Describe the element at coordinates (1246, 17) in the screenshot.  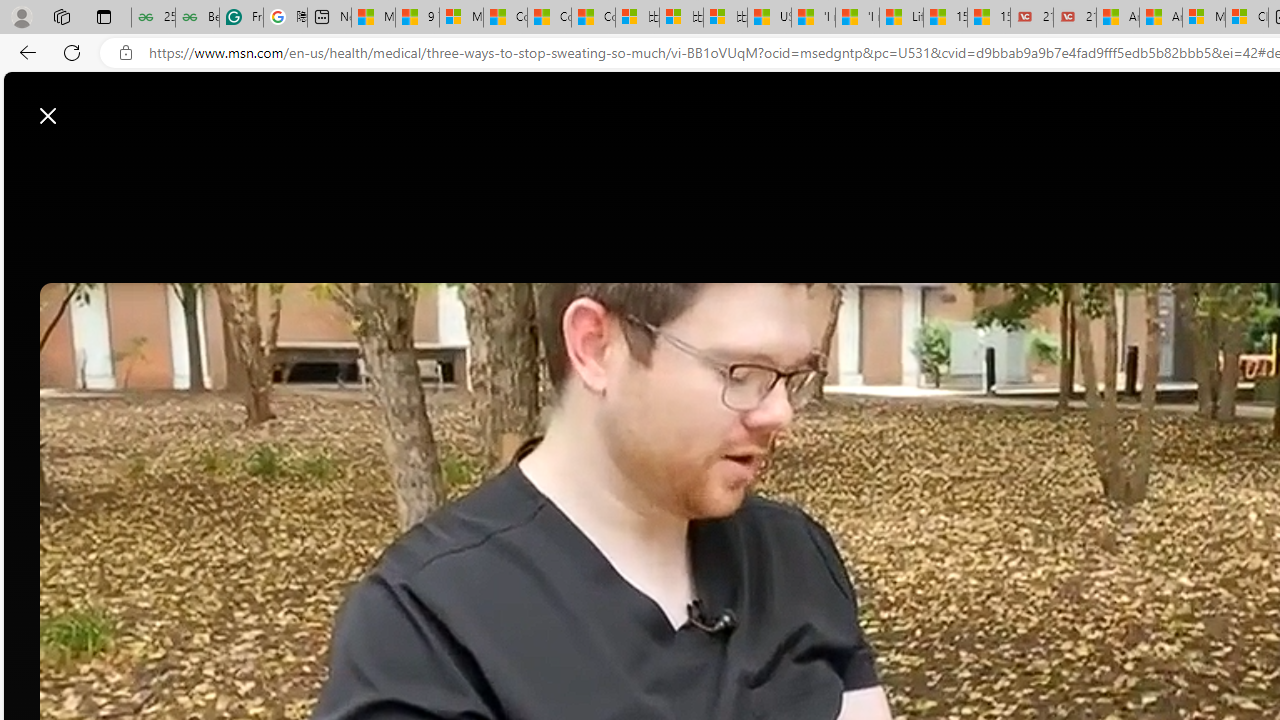
I see `'Cloud Computing Services | Microsoft Azure'` at that location.